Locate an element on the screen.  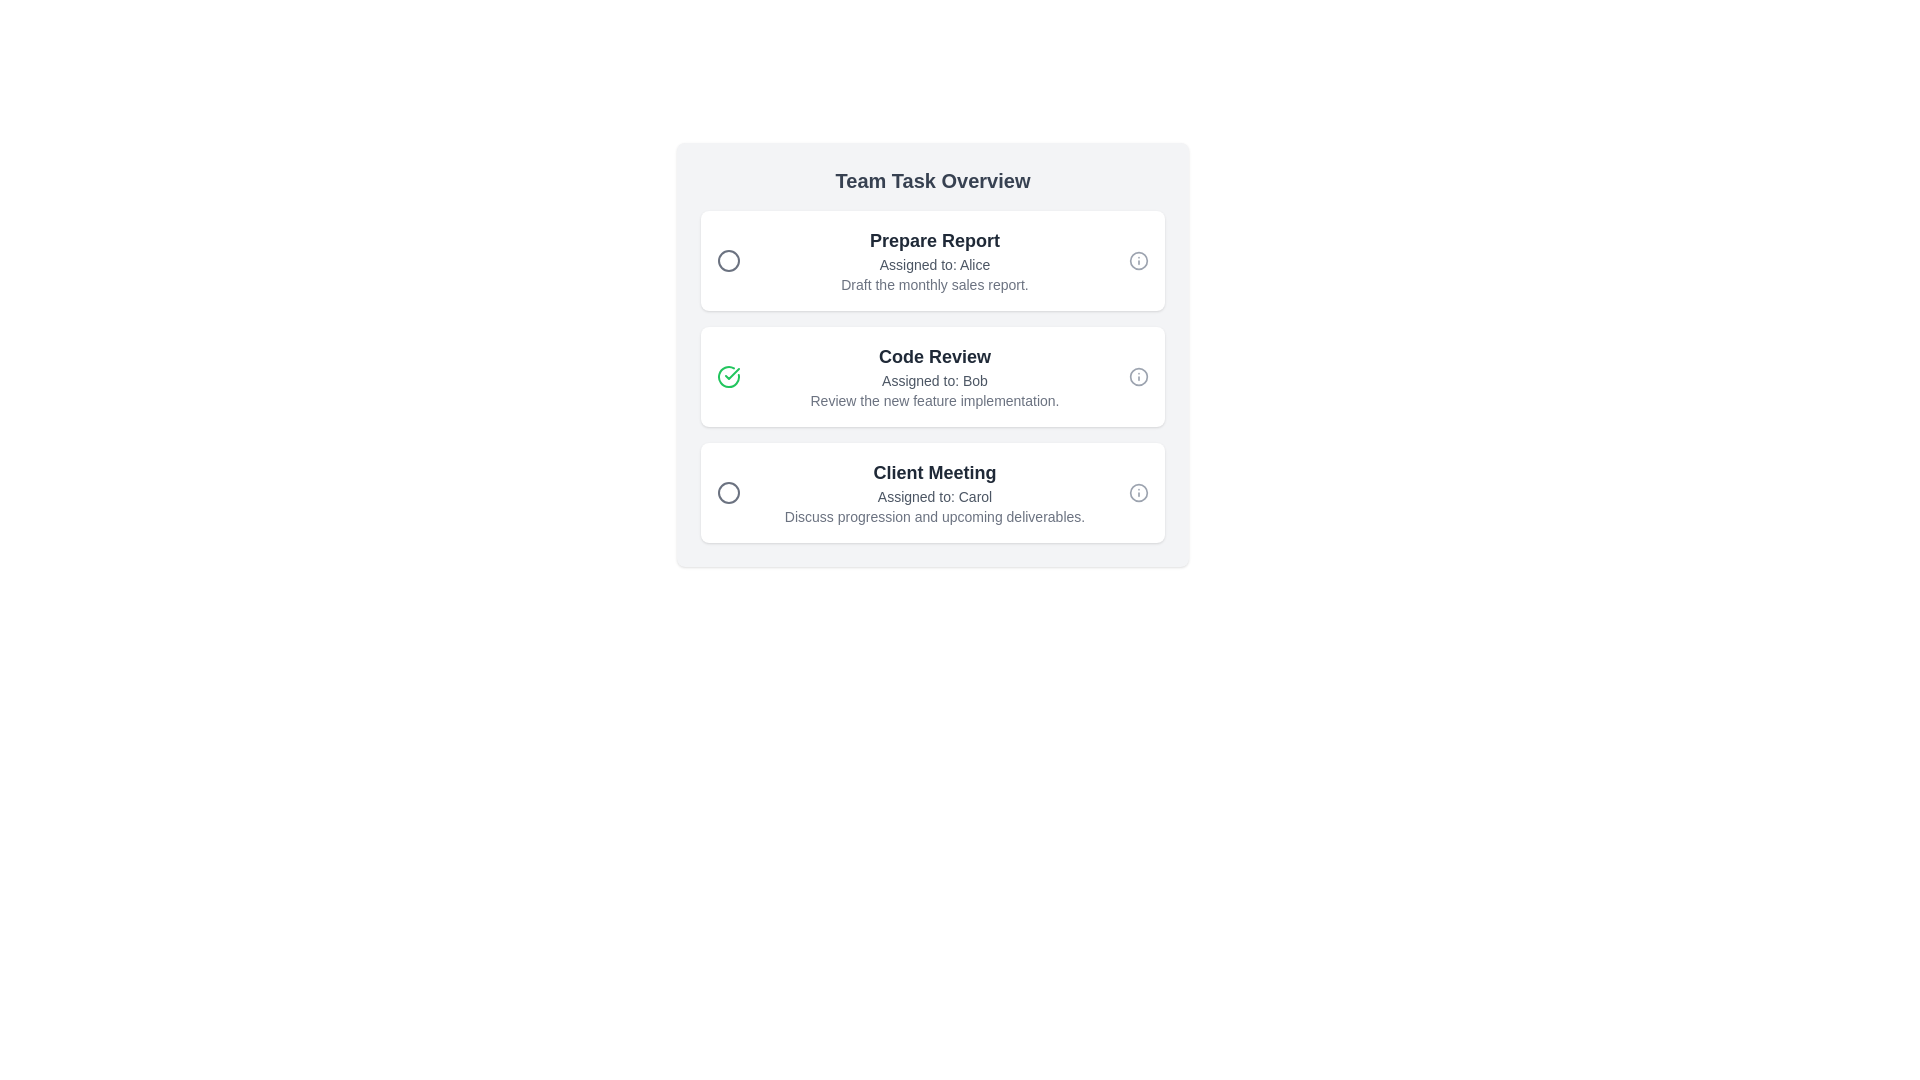
the checkmark icon with a green outline located in the second task card labeled 'Code Review' in the 'Team Task Overview' section is located at coordinates (731, 374).